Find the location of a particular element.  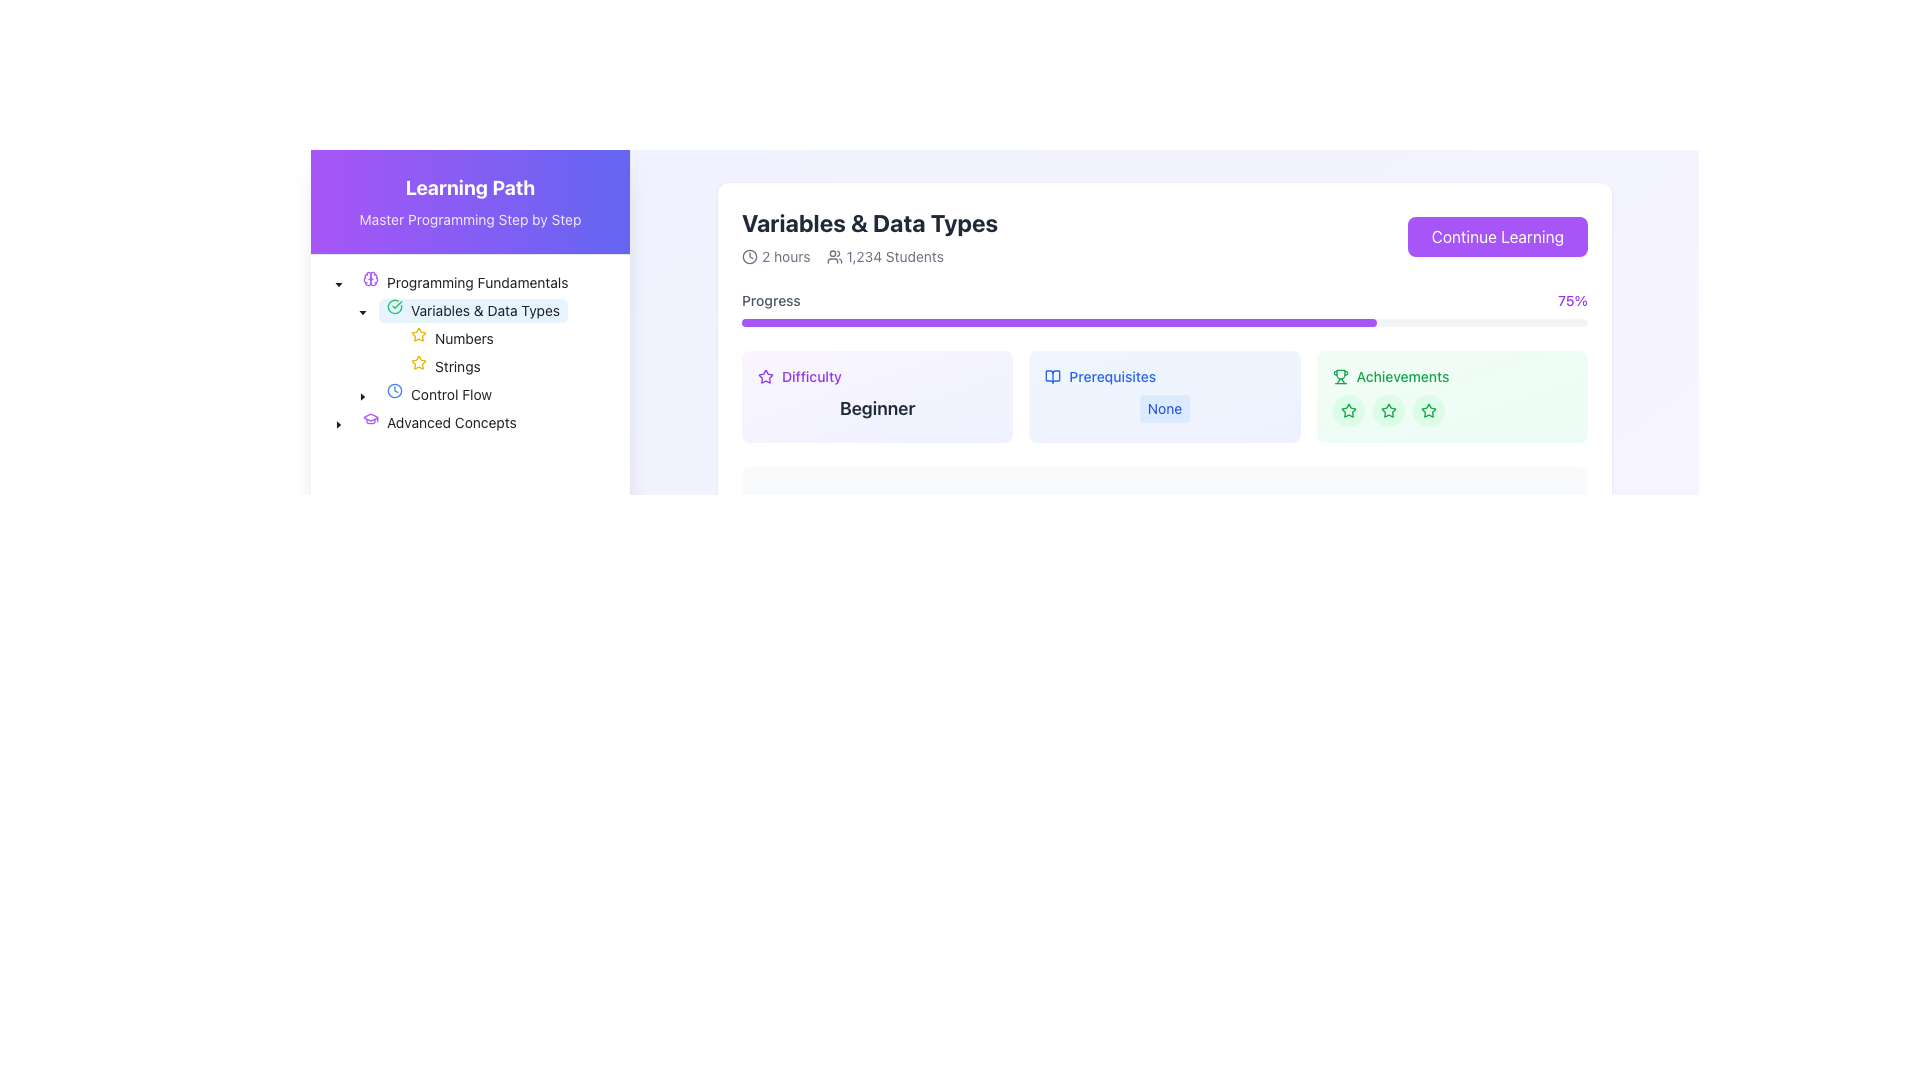

the text label displaying 'None' with a light blue background and blue text color, located in the 'Prerequisites' row on the right side of the user interface is located at coordinates (1165, 407).